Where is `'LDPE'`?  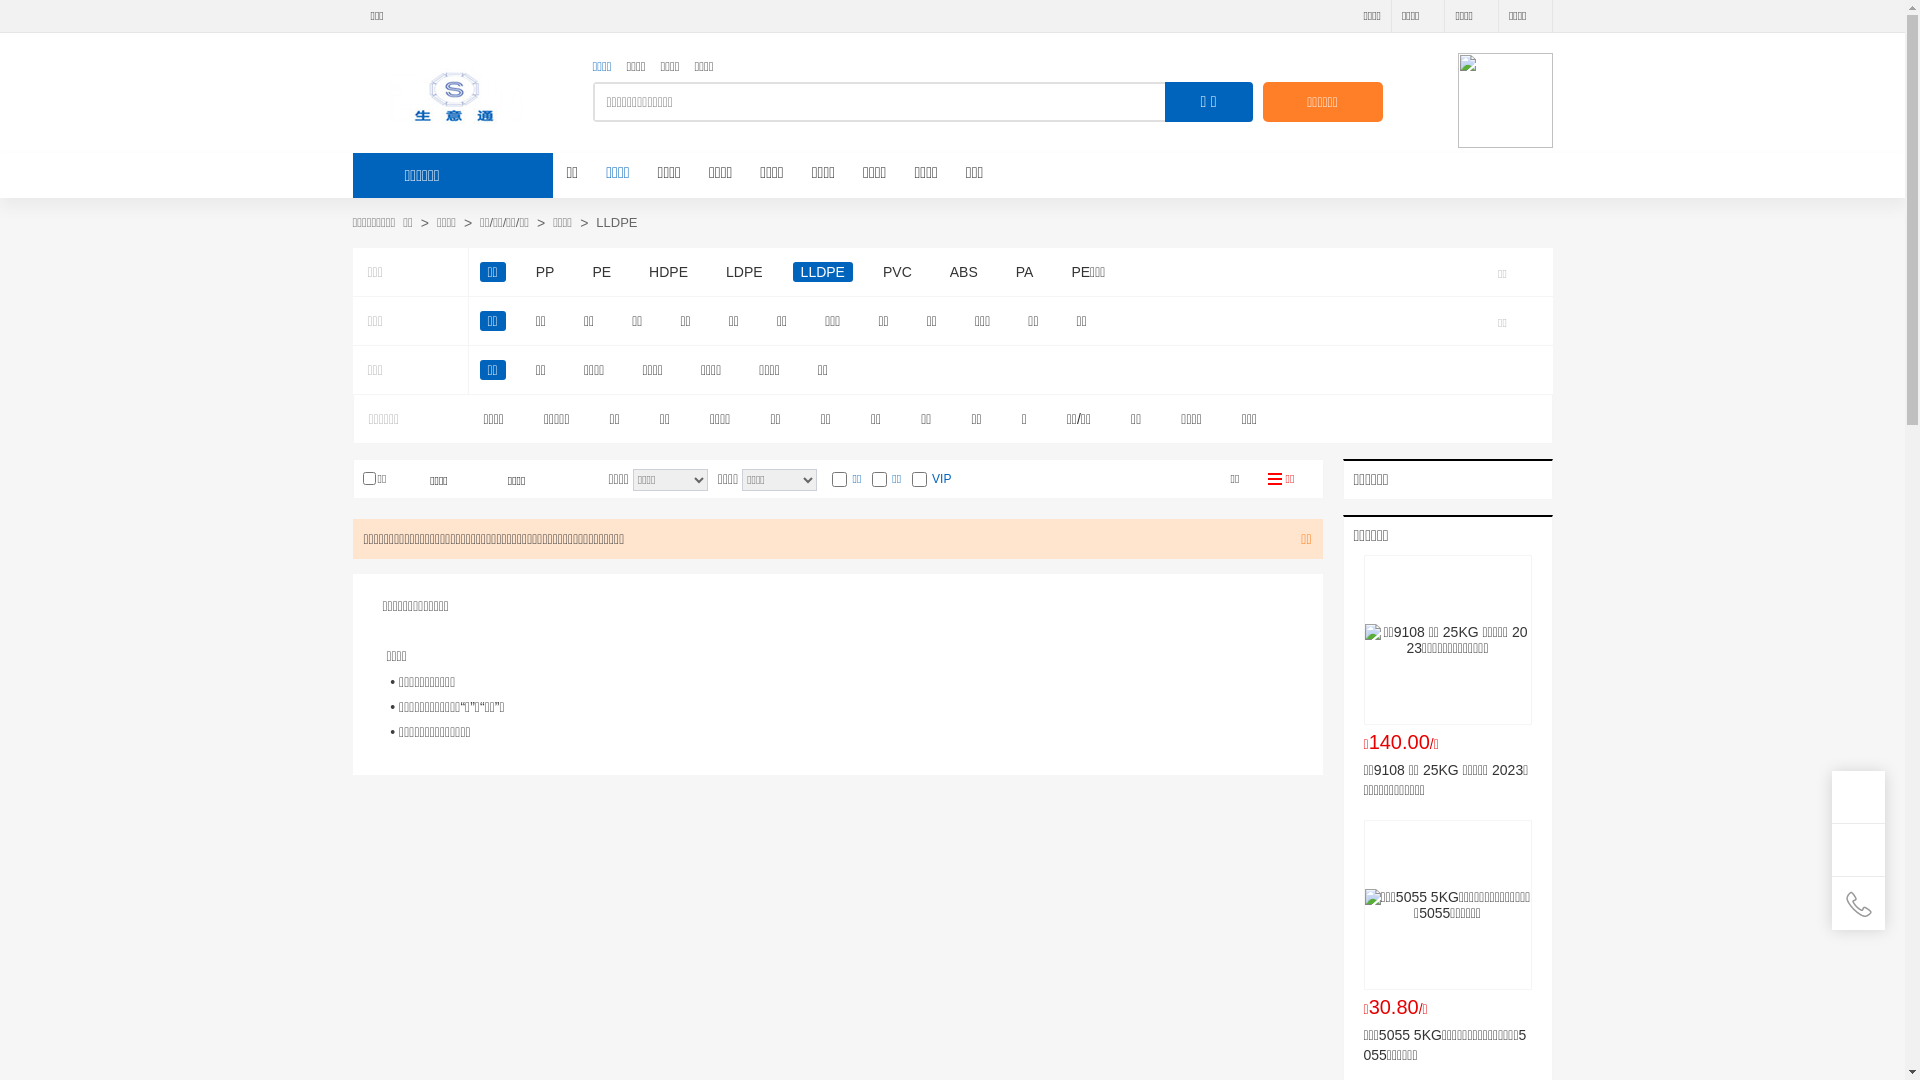 'LDPE' is located at coordinates (743, 272).